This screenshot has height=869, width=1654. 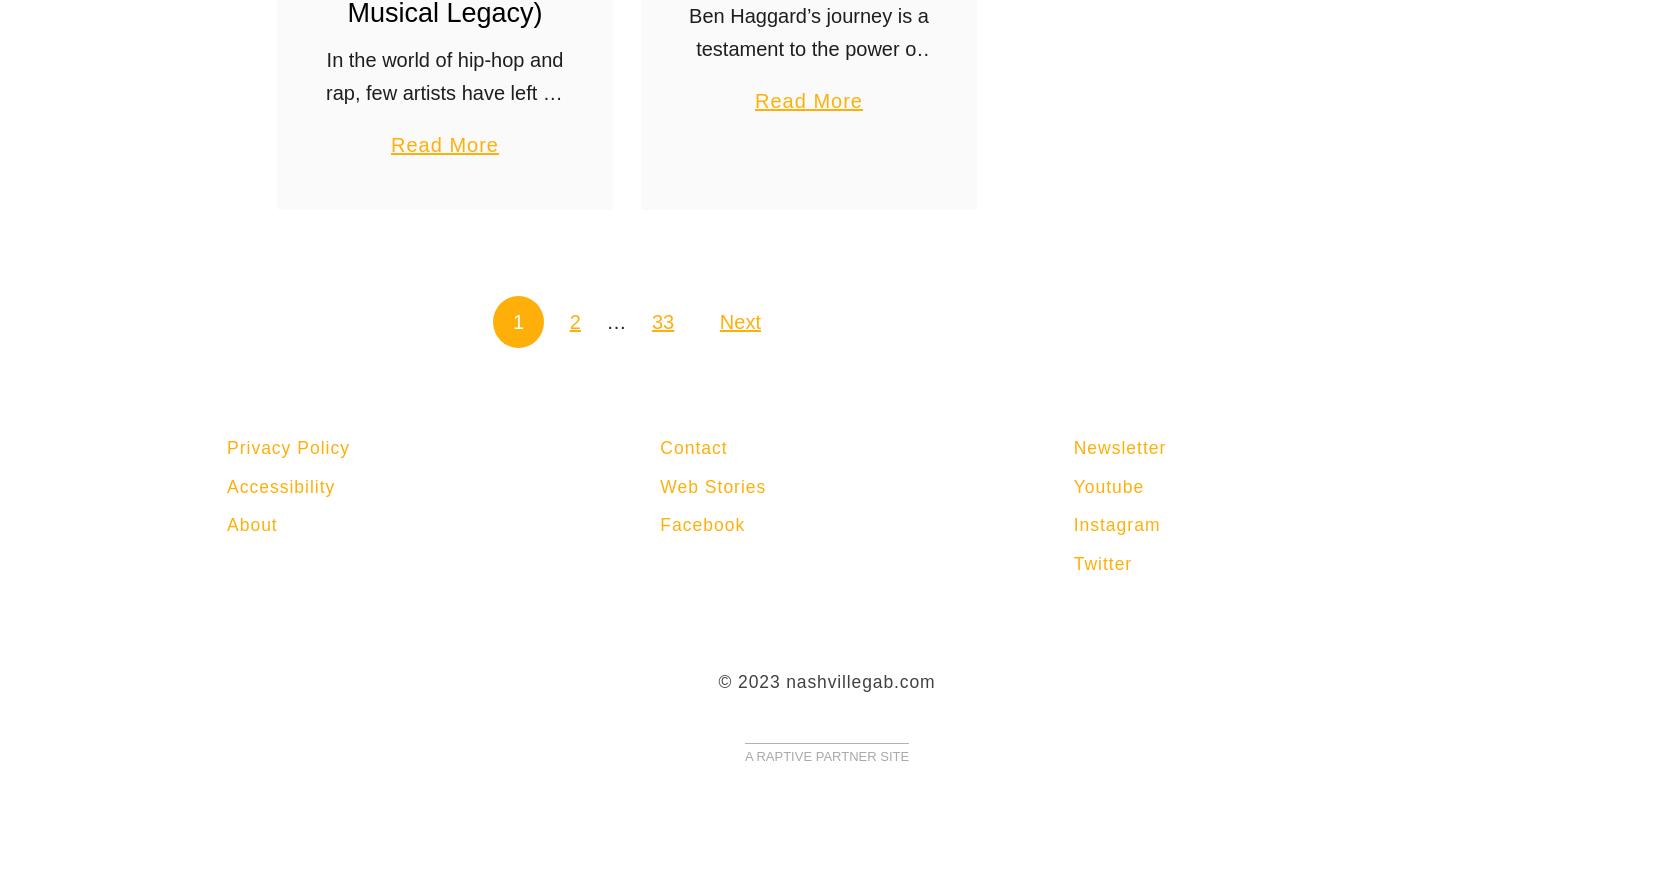 I want to click on 'Next', so click(x=718, y=320).